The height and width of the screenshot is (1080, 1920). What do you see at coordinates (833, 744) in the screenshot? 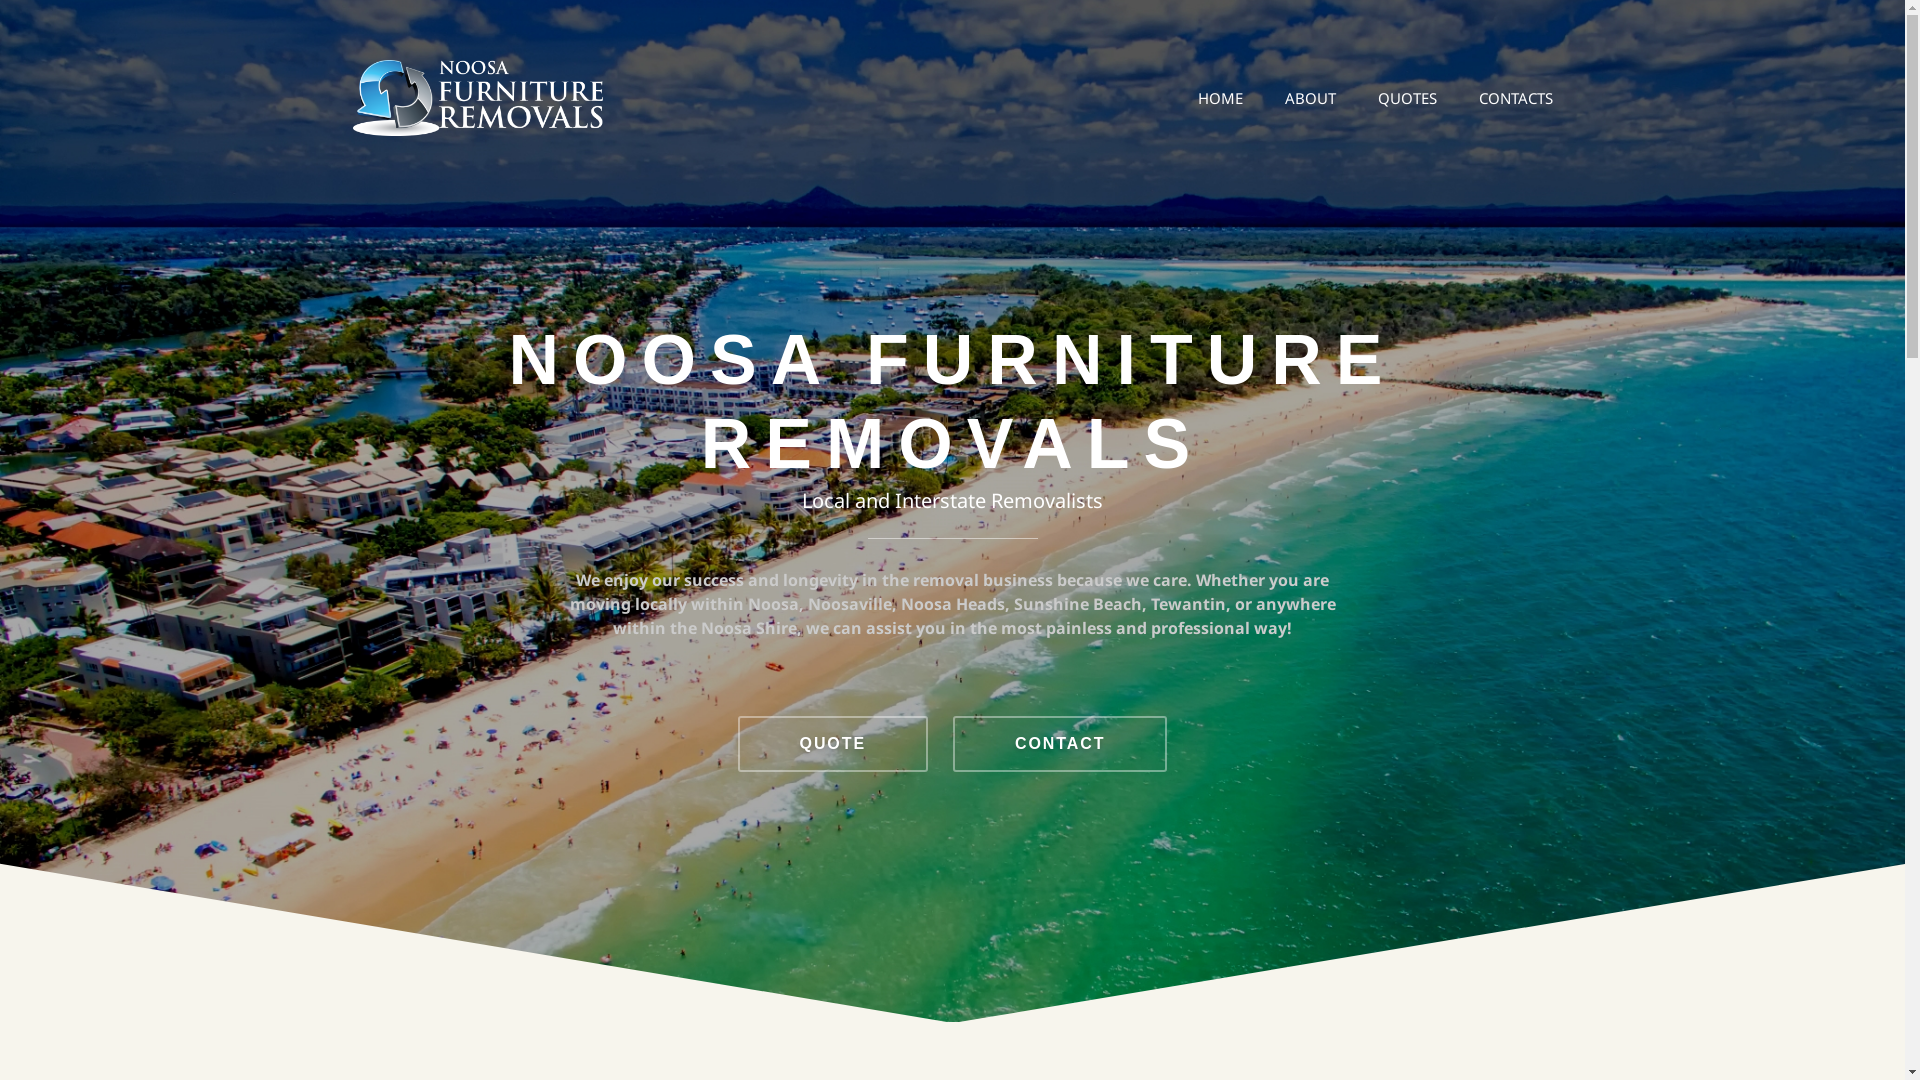
I see `'QUOTE'` at bounding box center [833, 744].